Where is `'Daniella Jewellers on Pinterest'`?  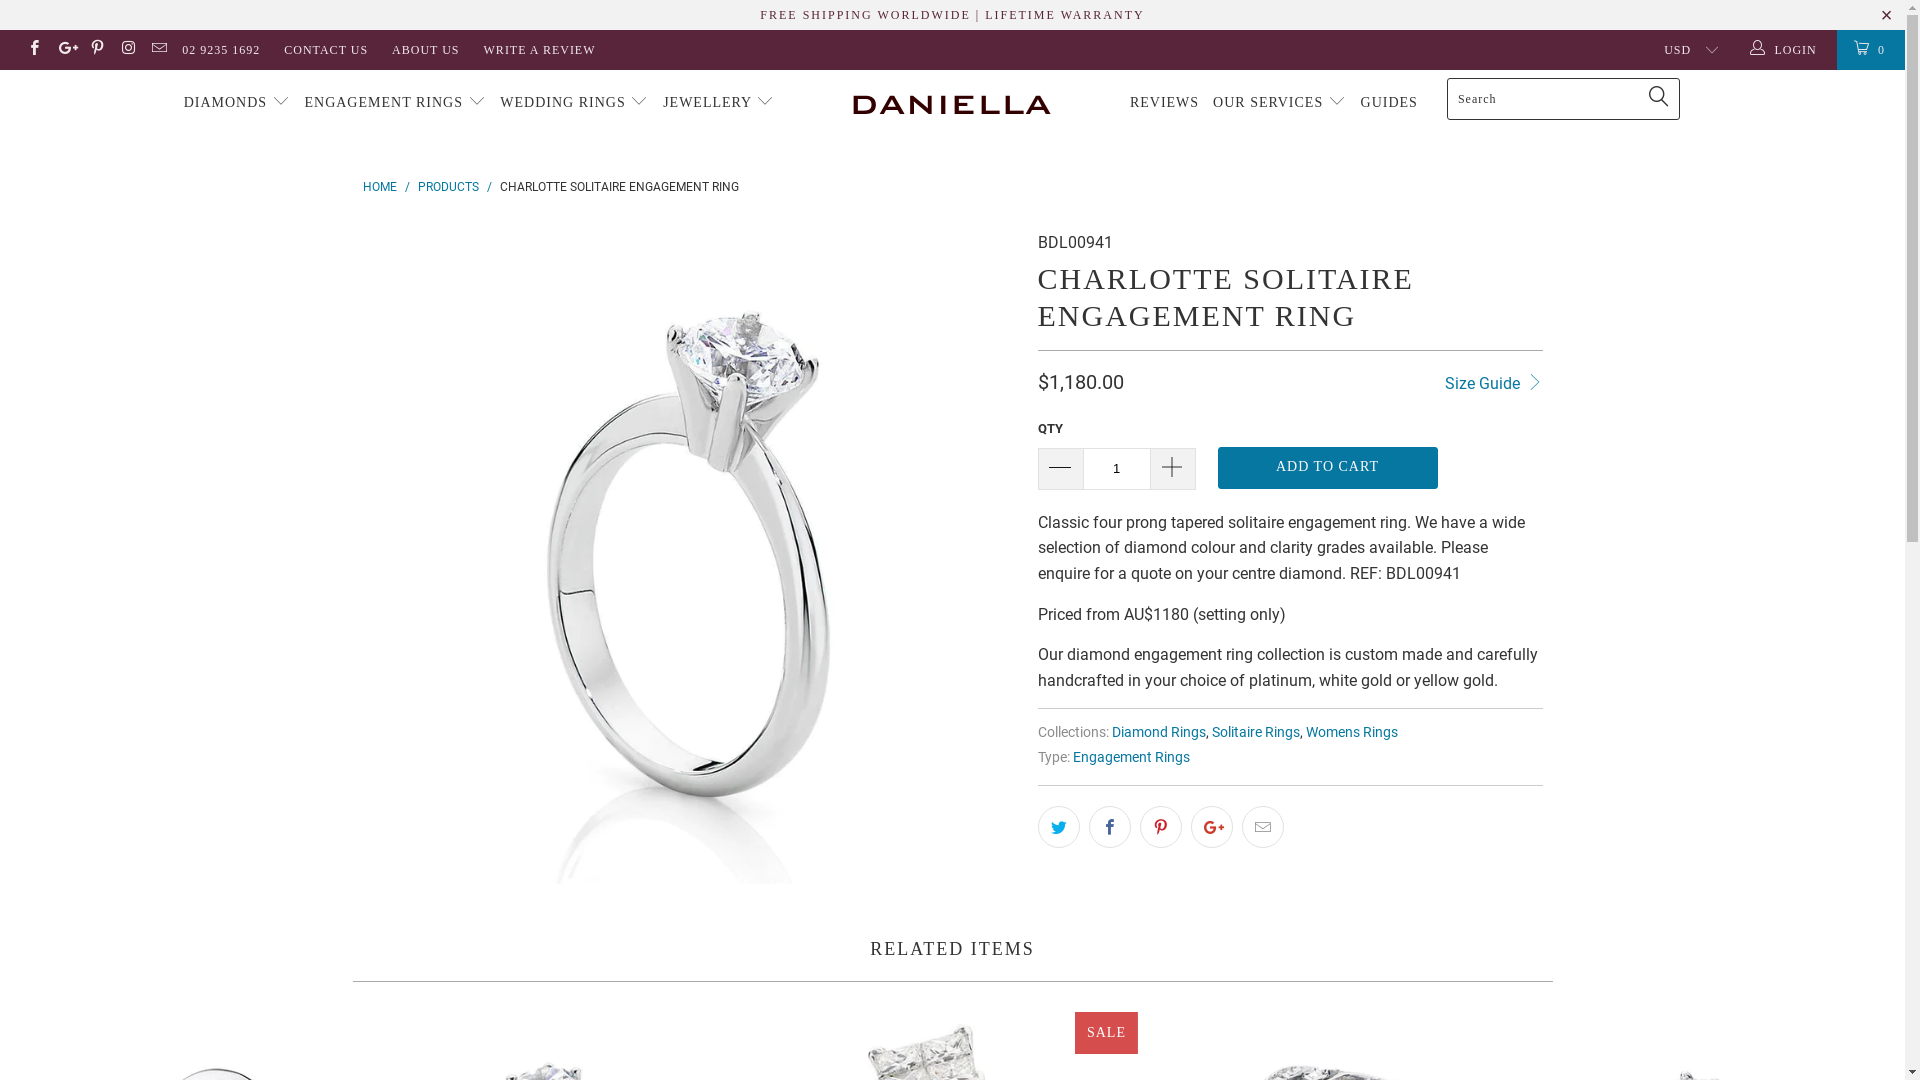
'Daniella Jewellers on Pinterest' is located at coordinates (95, 49).